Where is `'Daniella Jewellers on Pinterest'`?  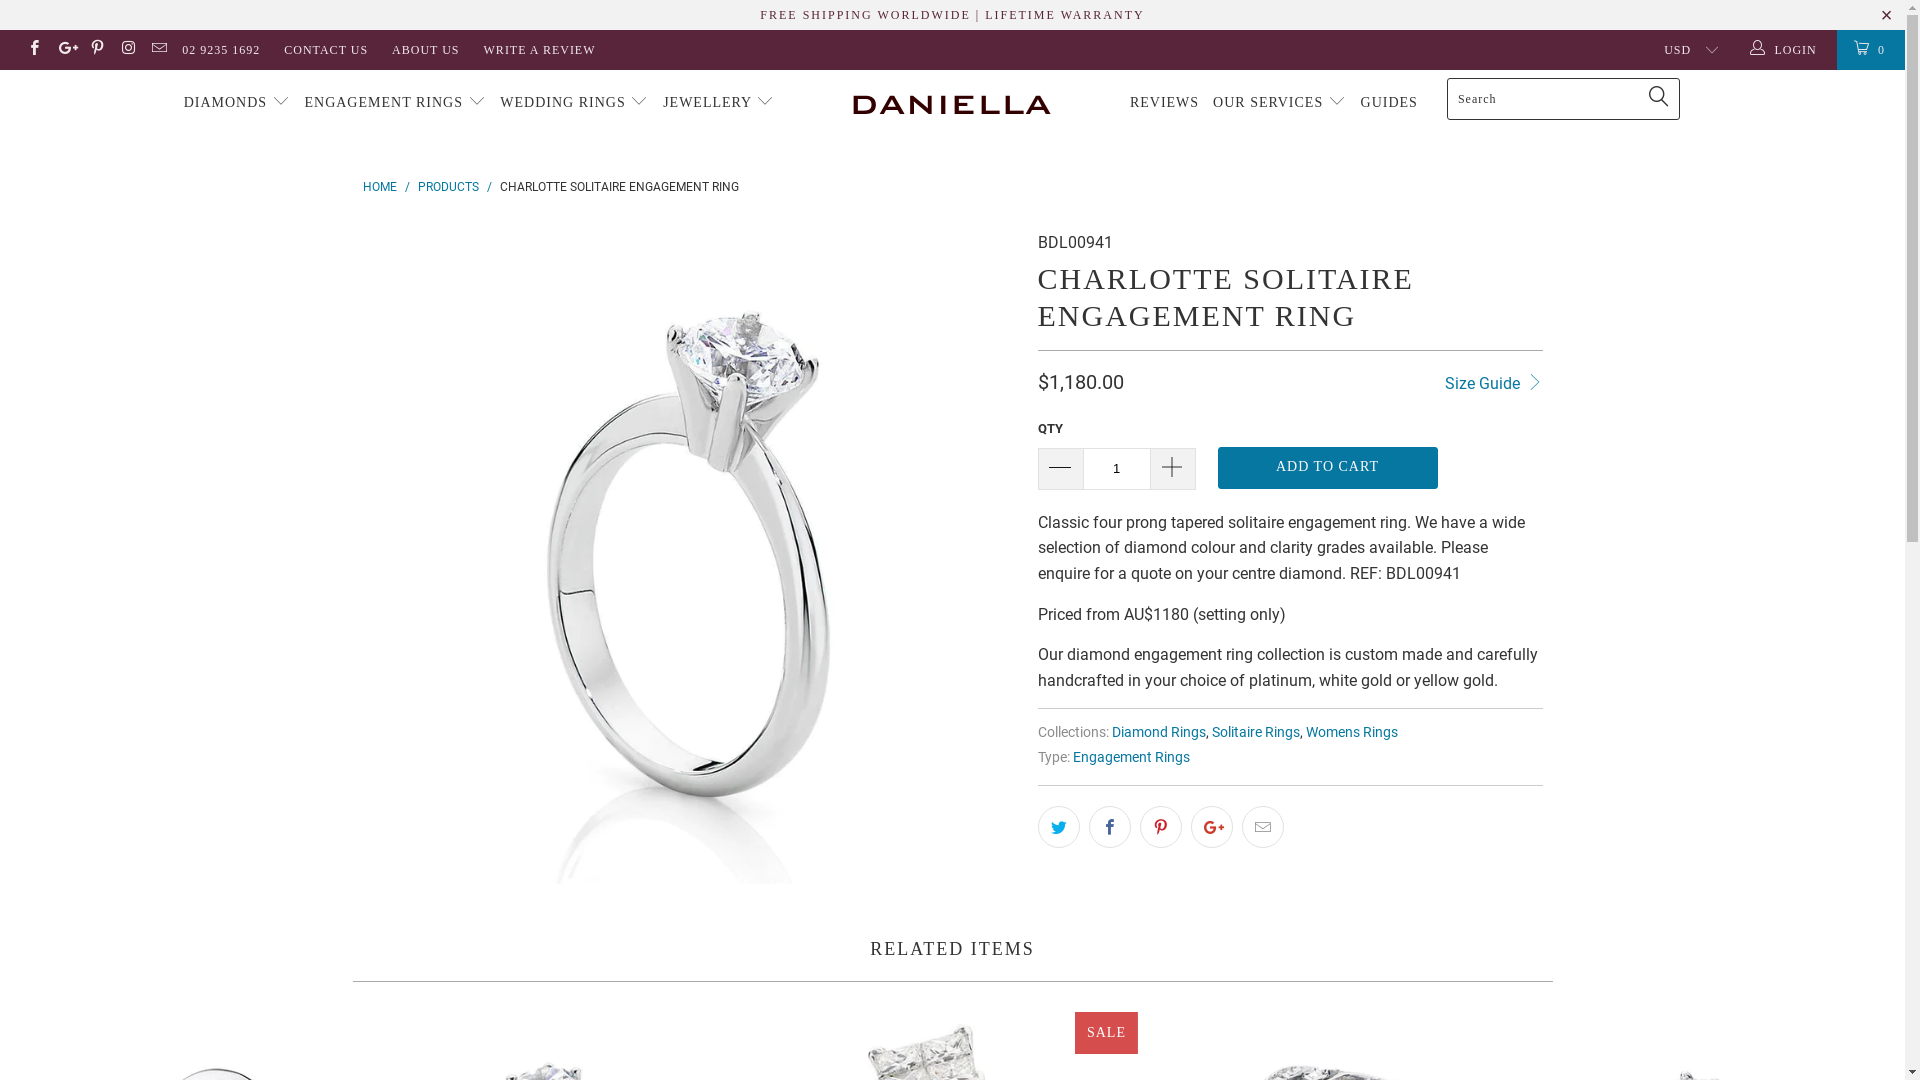
'Daniella Jewellers on Pinterest' is located at coordinates (95, 49).